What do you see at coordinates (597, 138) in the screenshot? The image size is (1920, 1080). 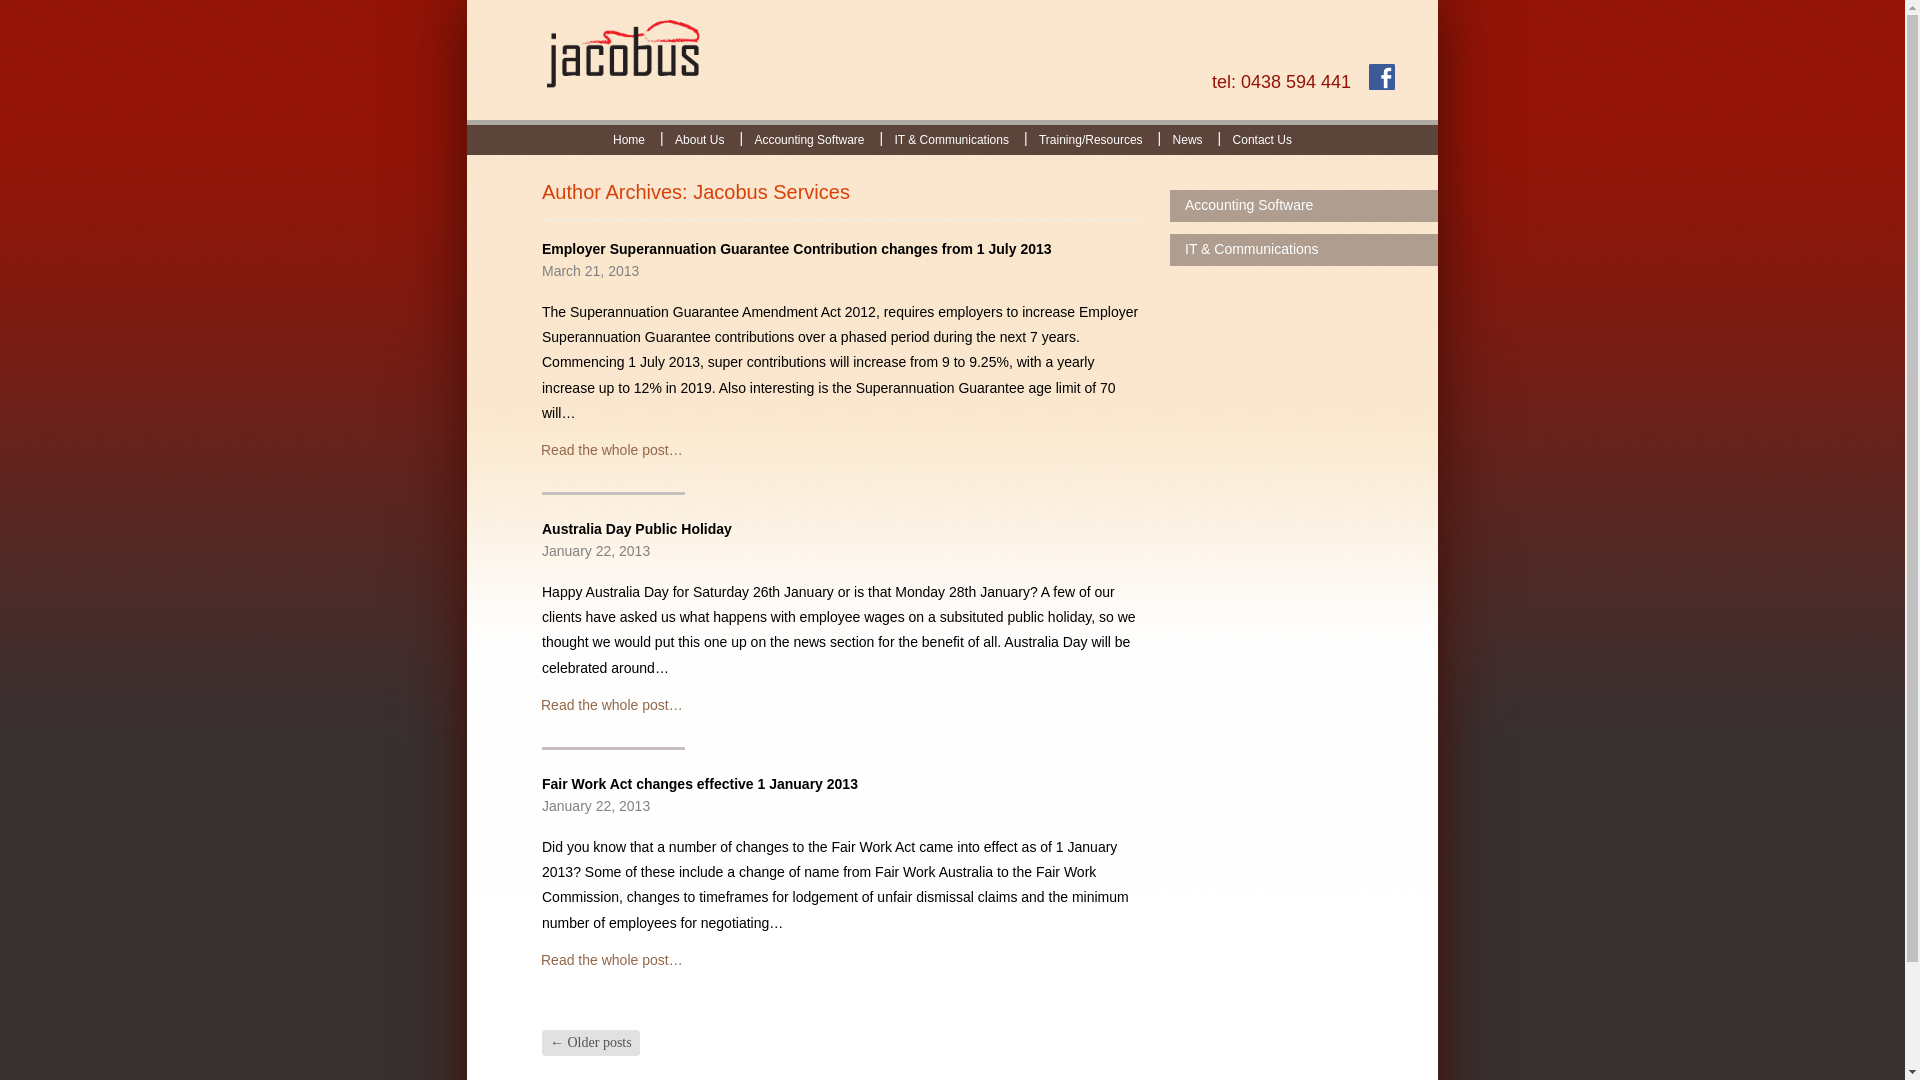 I see `'Home'` at bounding box center [597, 138].